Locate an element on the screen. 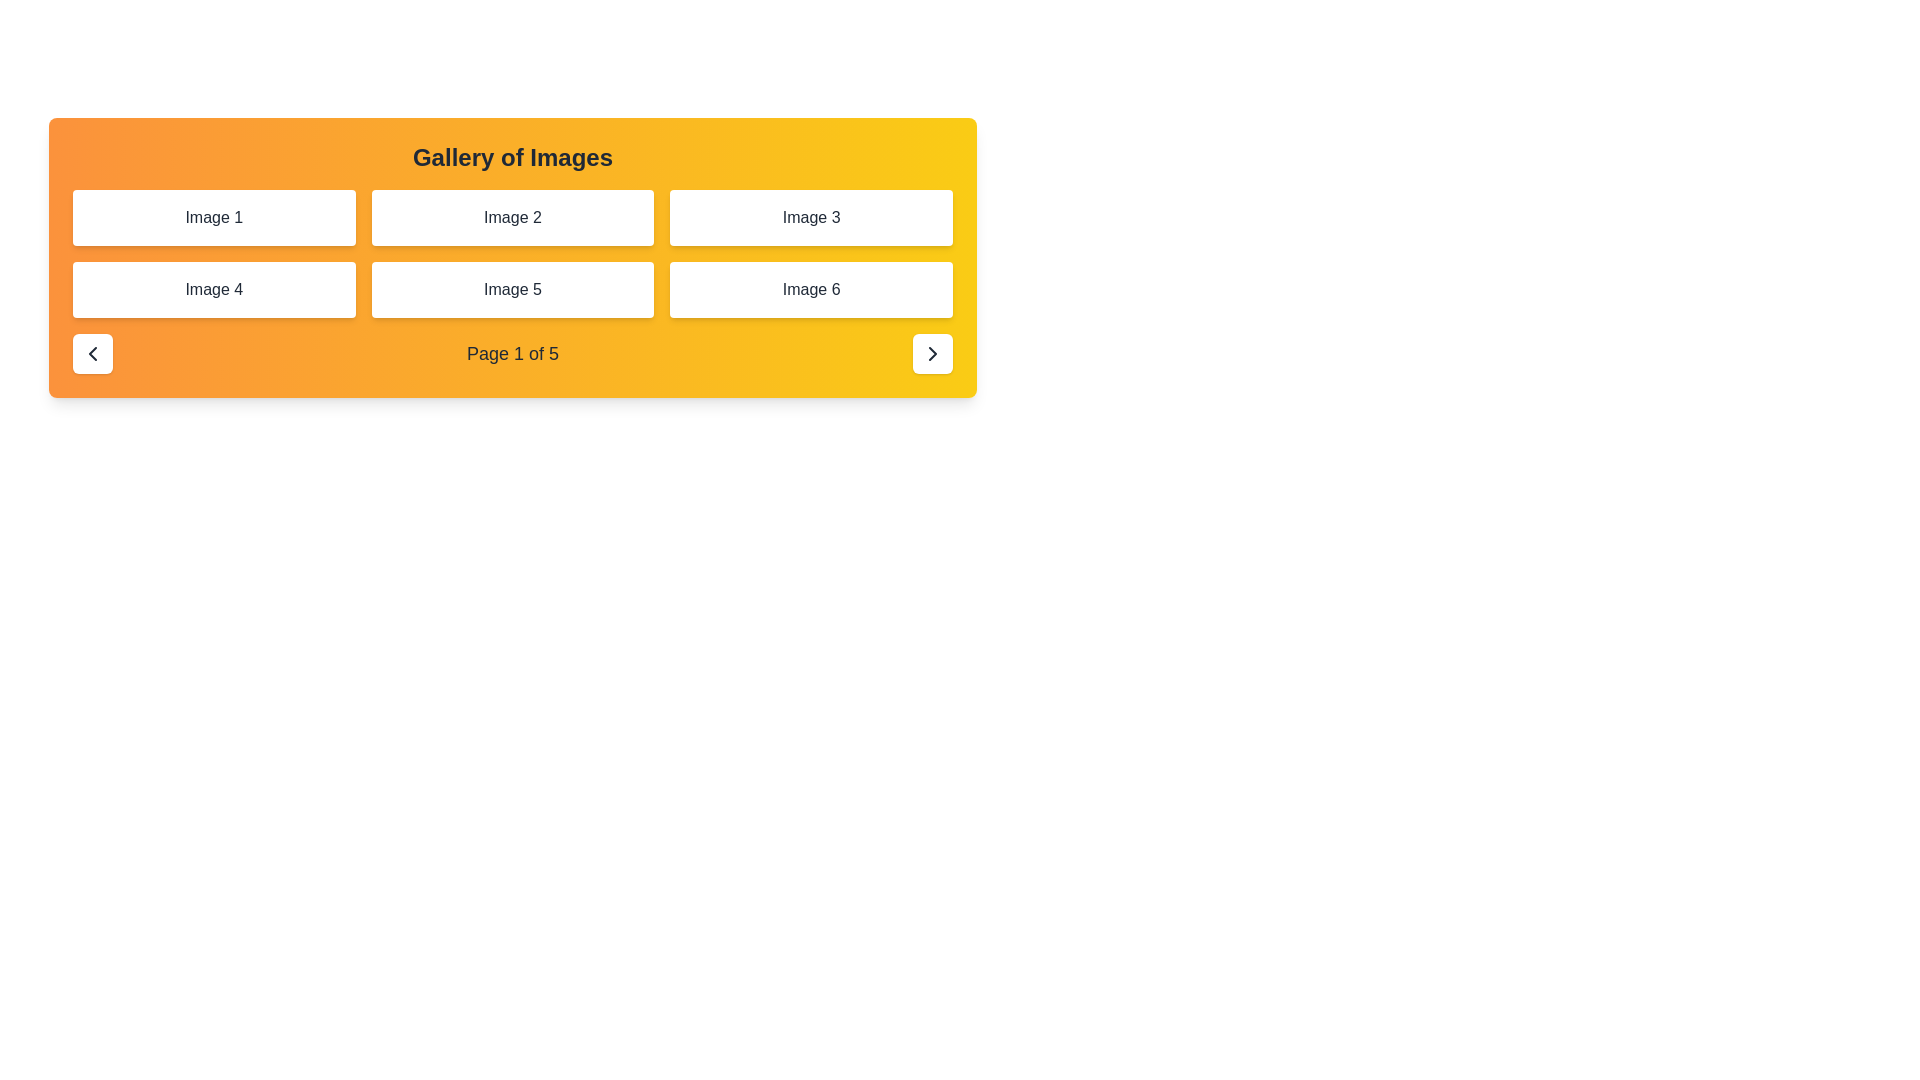  the circular navigation button with a white background and a black leftward chevron icon is located at coordinates (91, 353).